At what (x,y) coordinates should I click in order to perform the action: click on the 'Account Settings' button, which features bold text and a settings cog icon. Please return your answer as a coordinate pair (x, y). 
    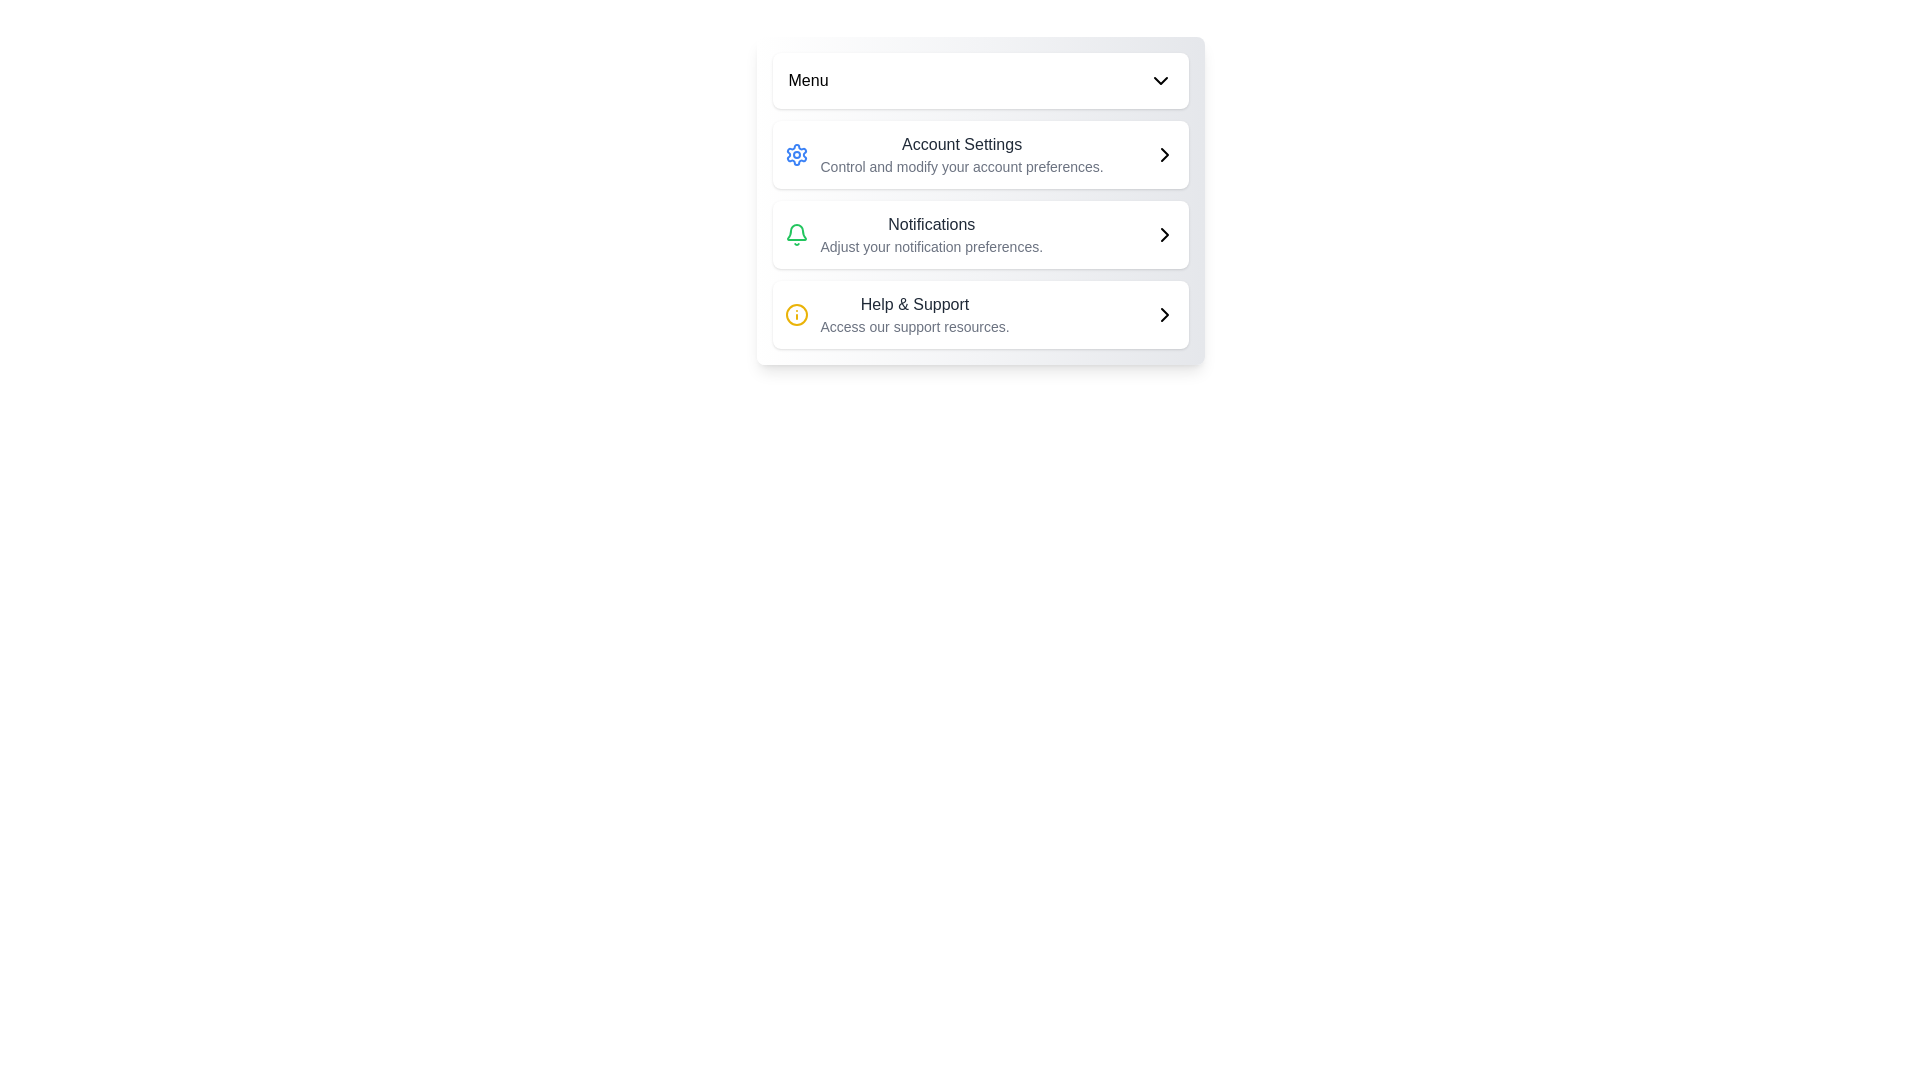
    Looking at the image, I should click on (943, 153).